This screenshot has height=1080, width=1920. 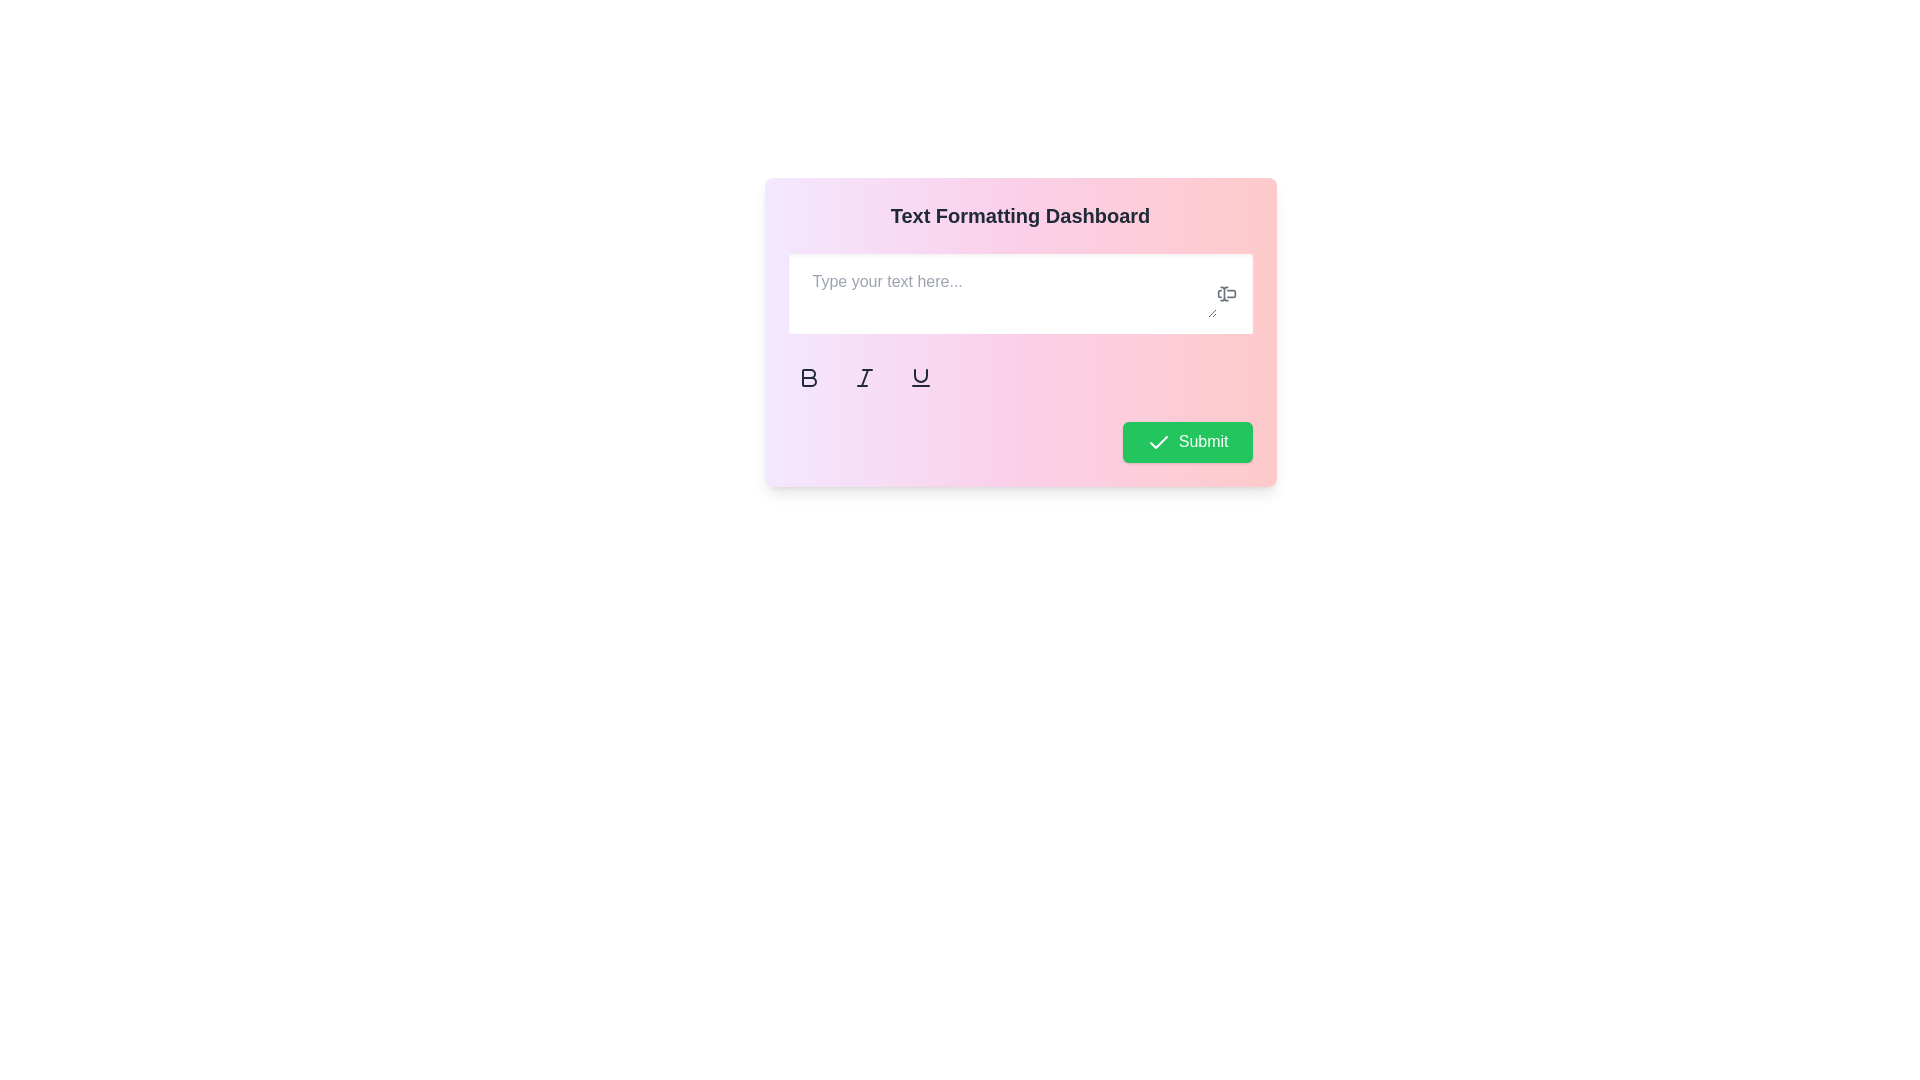 What do you see at coordinates (864, 378) in the screenshot?
I see `the middle italic formatting button, which has a minimalist design and an italicized 'I' icon` at bounding box center [864, 378].